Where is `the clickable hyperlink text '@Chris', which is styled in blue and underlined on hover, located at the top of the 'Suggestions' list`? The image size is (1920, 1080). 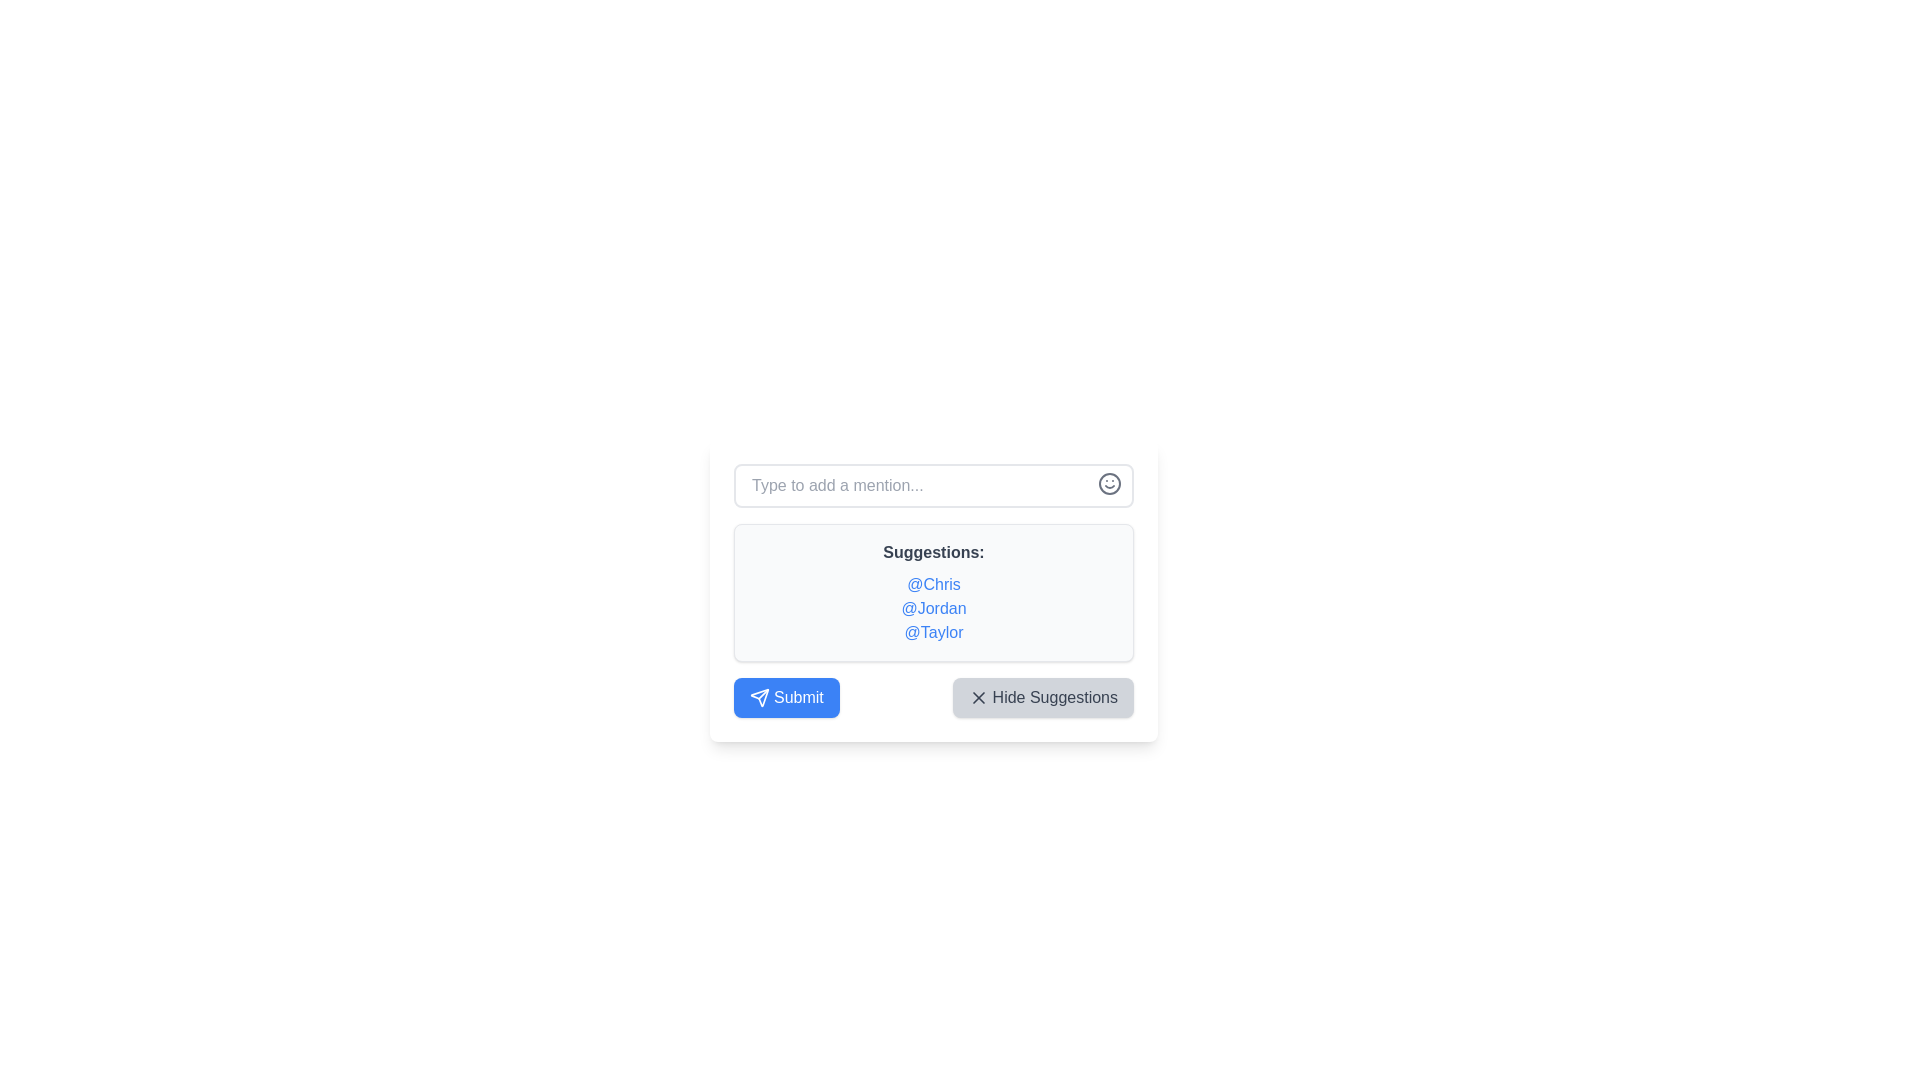
the clickable hyperlink text '@Chris', which is styled in blue and underlined on hover, located at the top of the 'Suggestions' list is located at coordinates (933, 585).